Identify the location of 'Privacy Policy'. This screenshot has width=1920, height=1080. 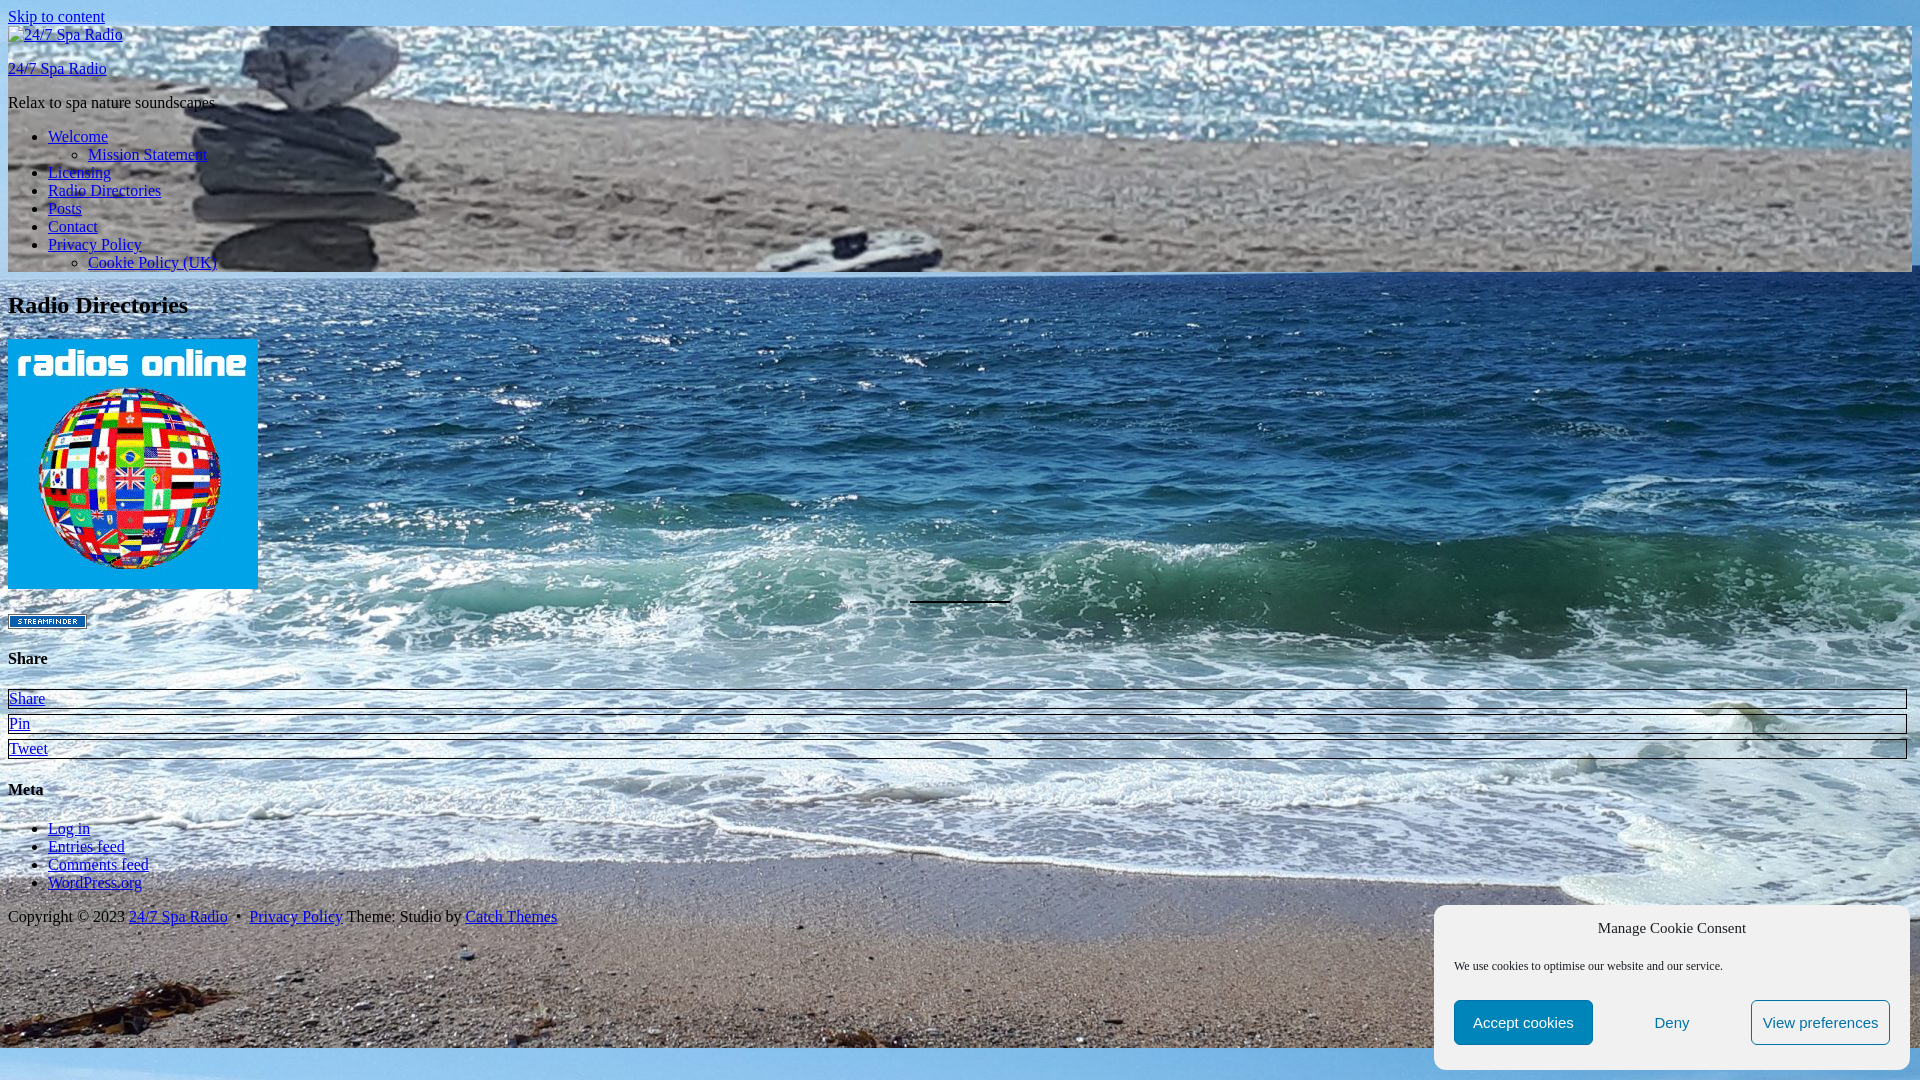
(295, 916).